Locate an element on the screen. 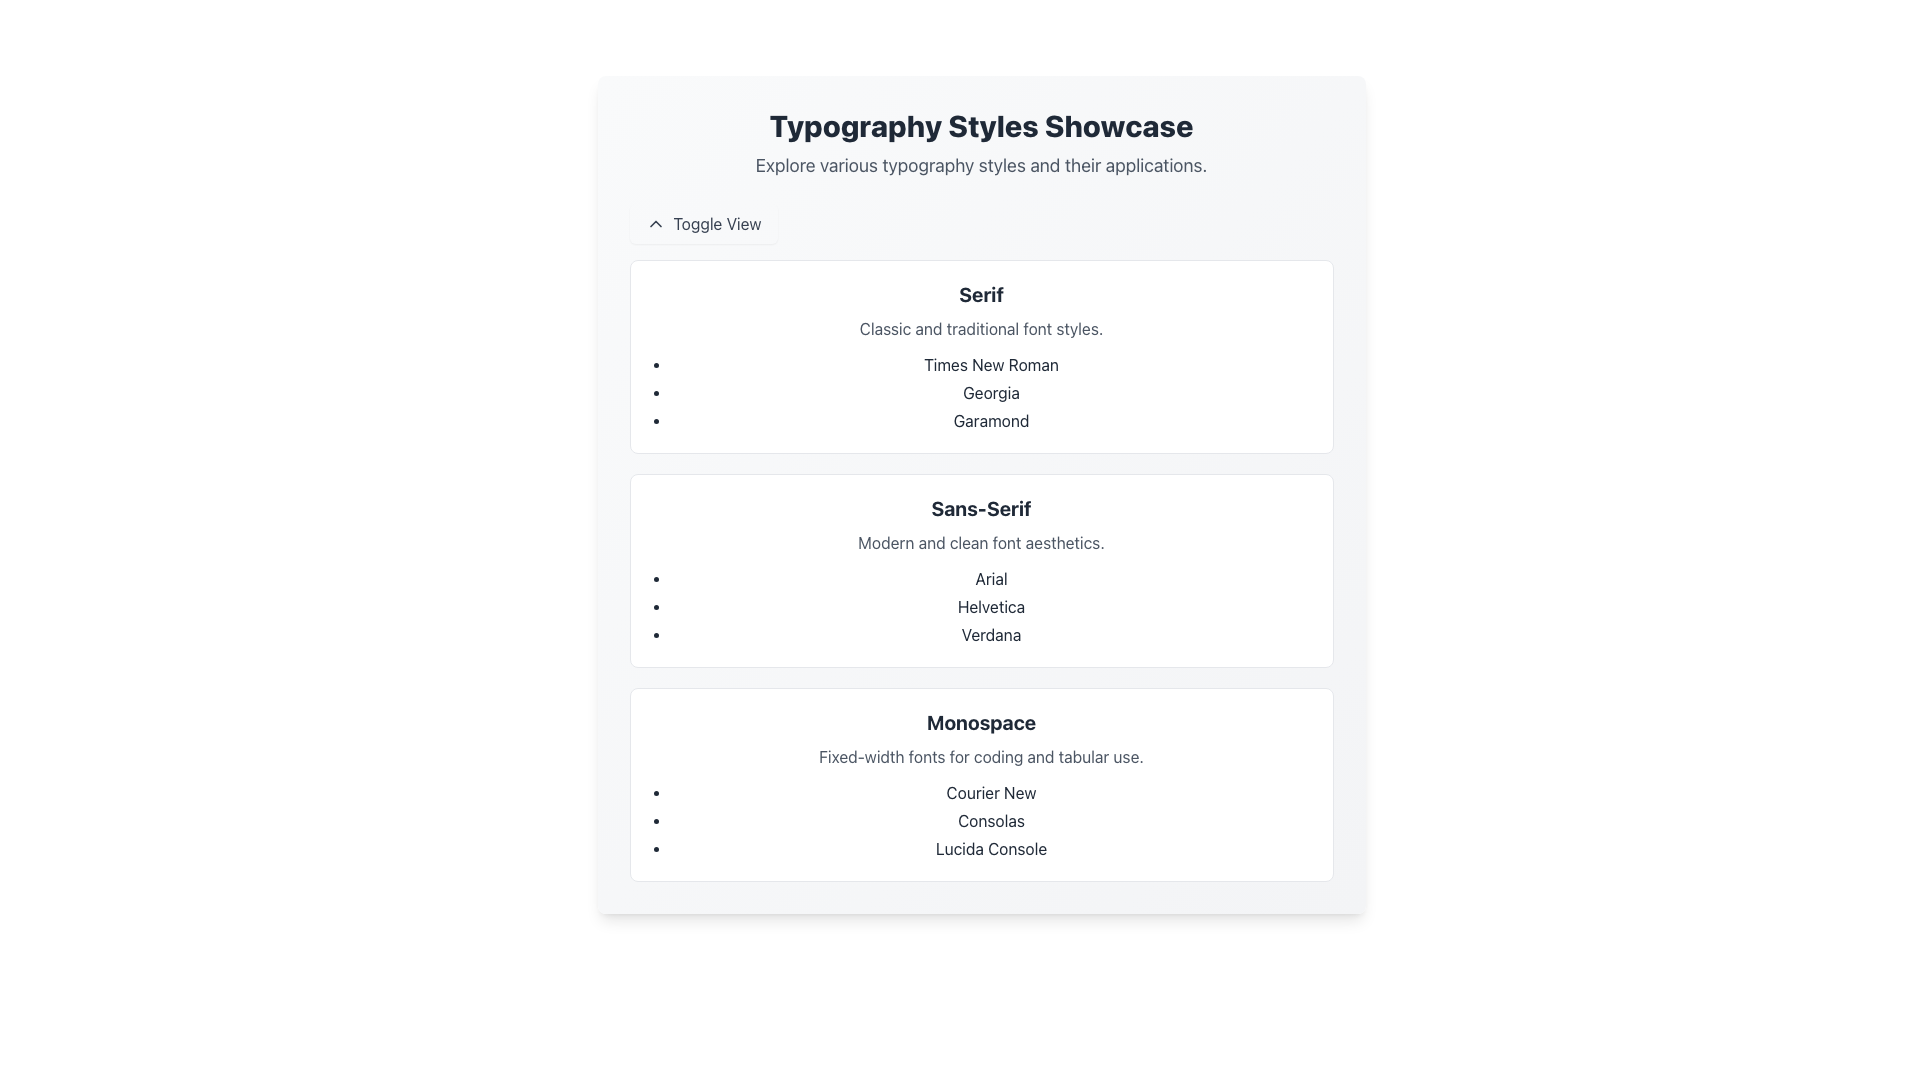 This screenshot has width=1920, height=1080. the upward-pointing chevron icon within the 'Toggle View' button is located at coordinates (655, 223).